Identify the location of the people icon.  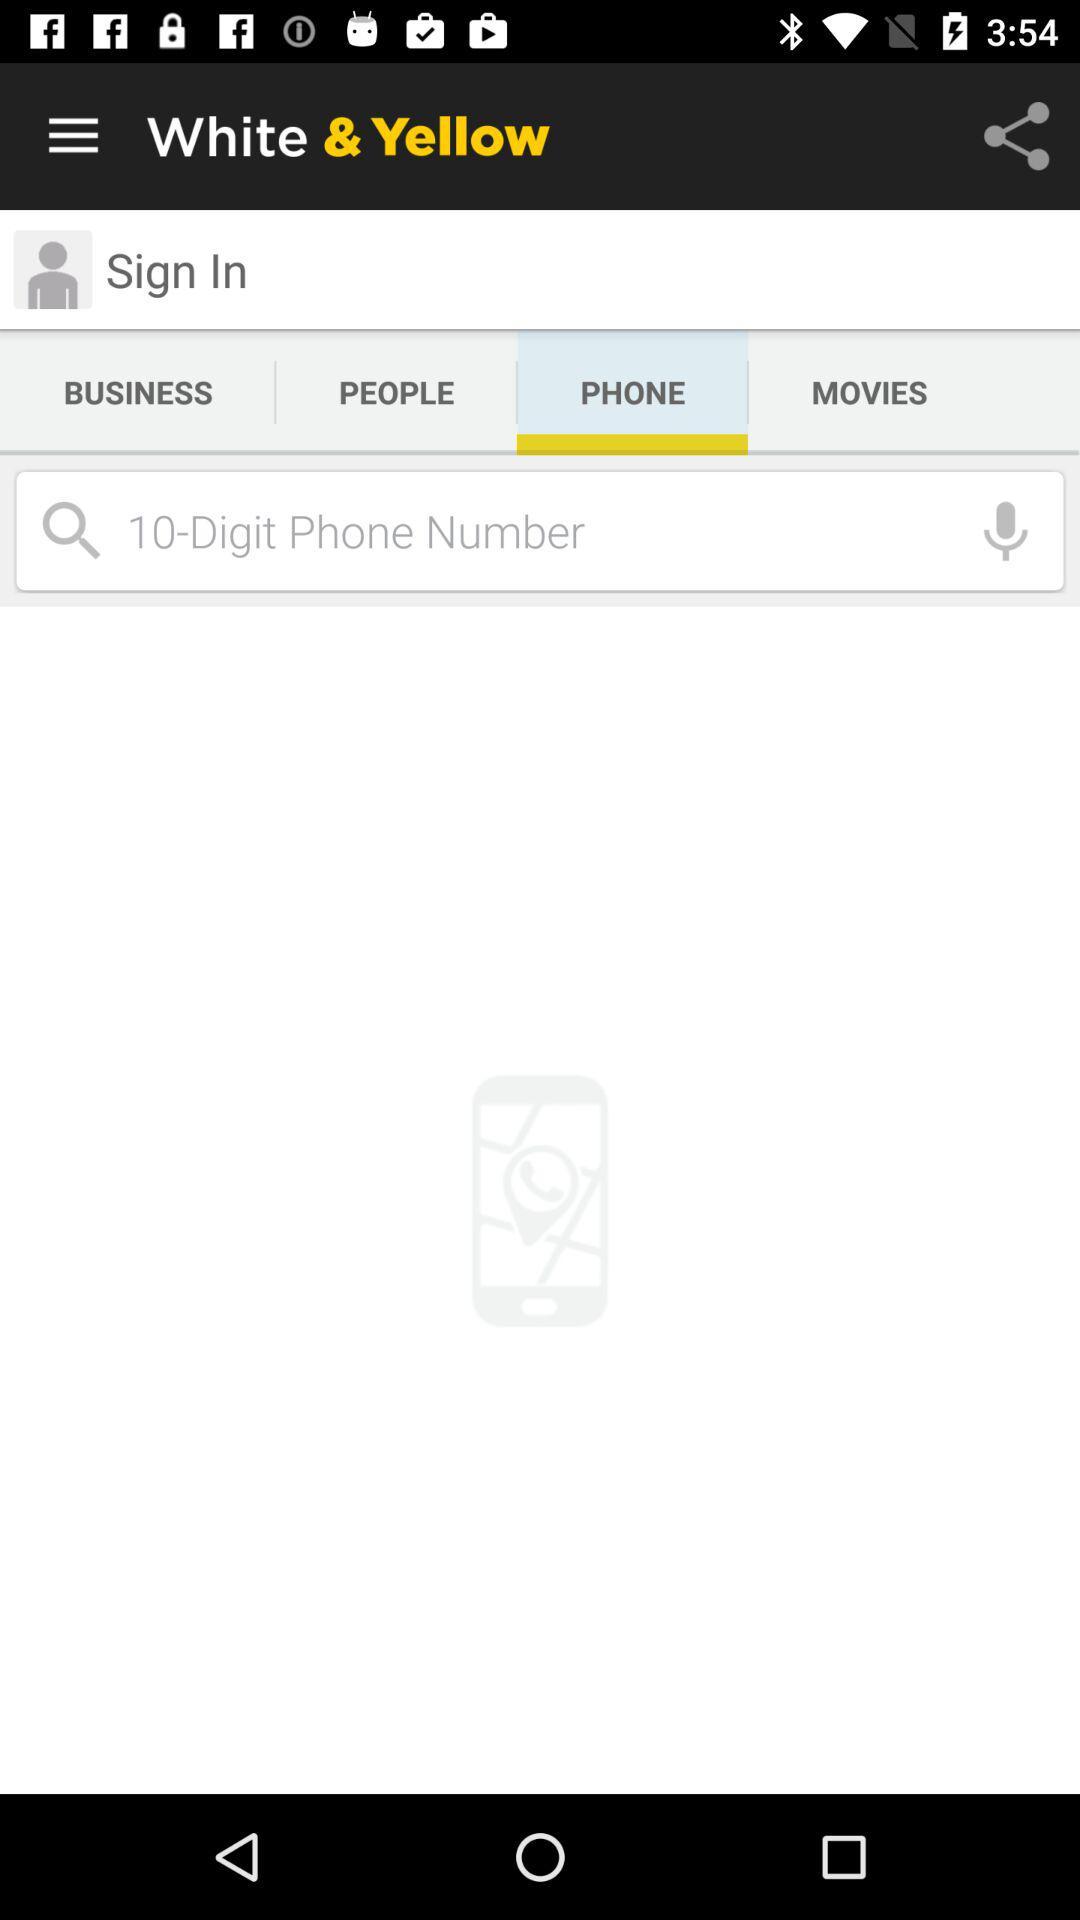
(396, 392).